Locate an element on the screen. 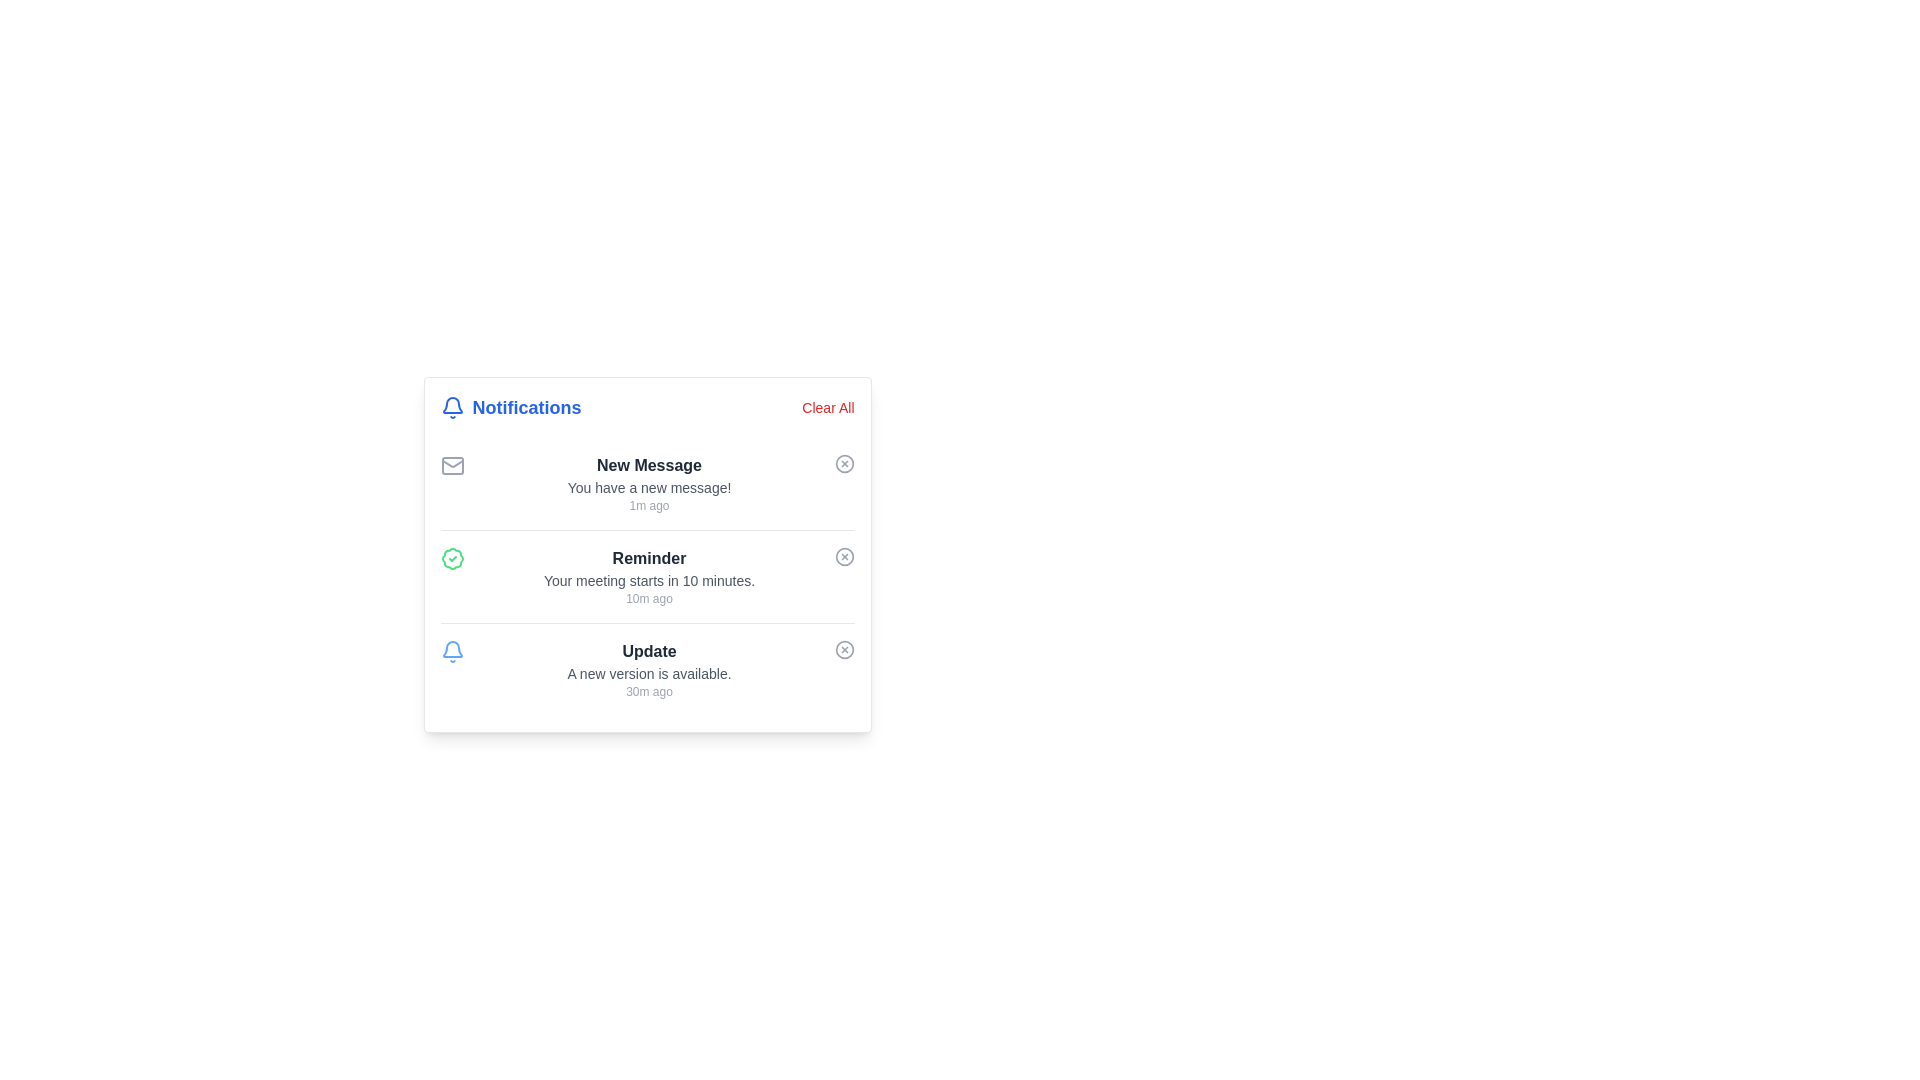 This screenshot has height=1080, width=1920. the title text label of the third notification entry in the notifications list, which summarizes the notification's topic is located at coordinates (649, 651).